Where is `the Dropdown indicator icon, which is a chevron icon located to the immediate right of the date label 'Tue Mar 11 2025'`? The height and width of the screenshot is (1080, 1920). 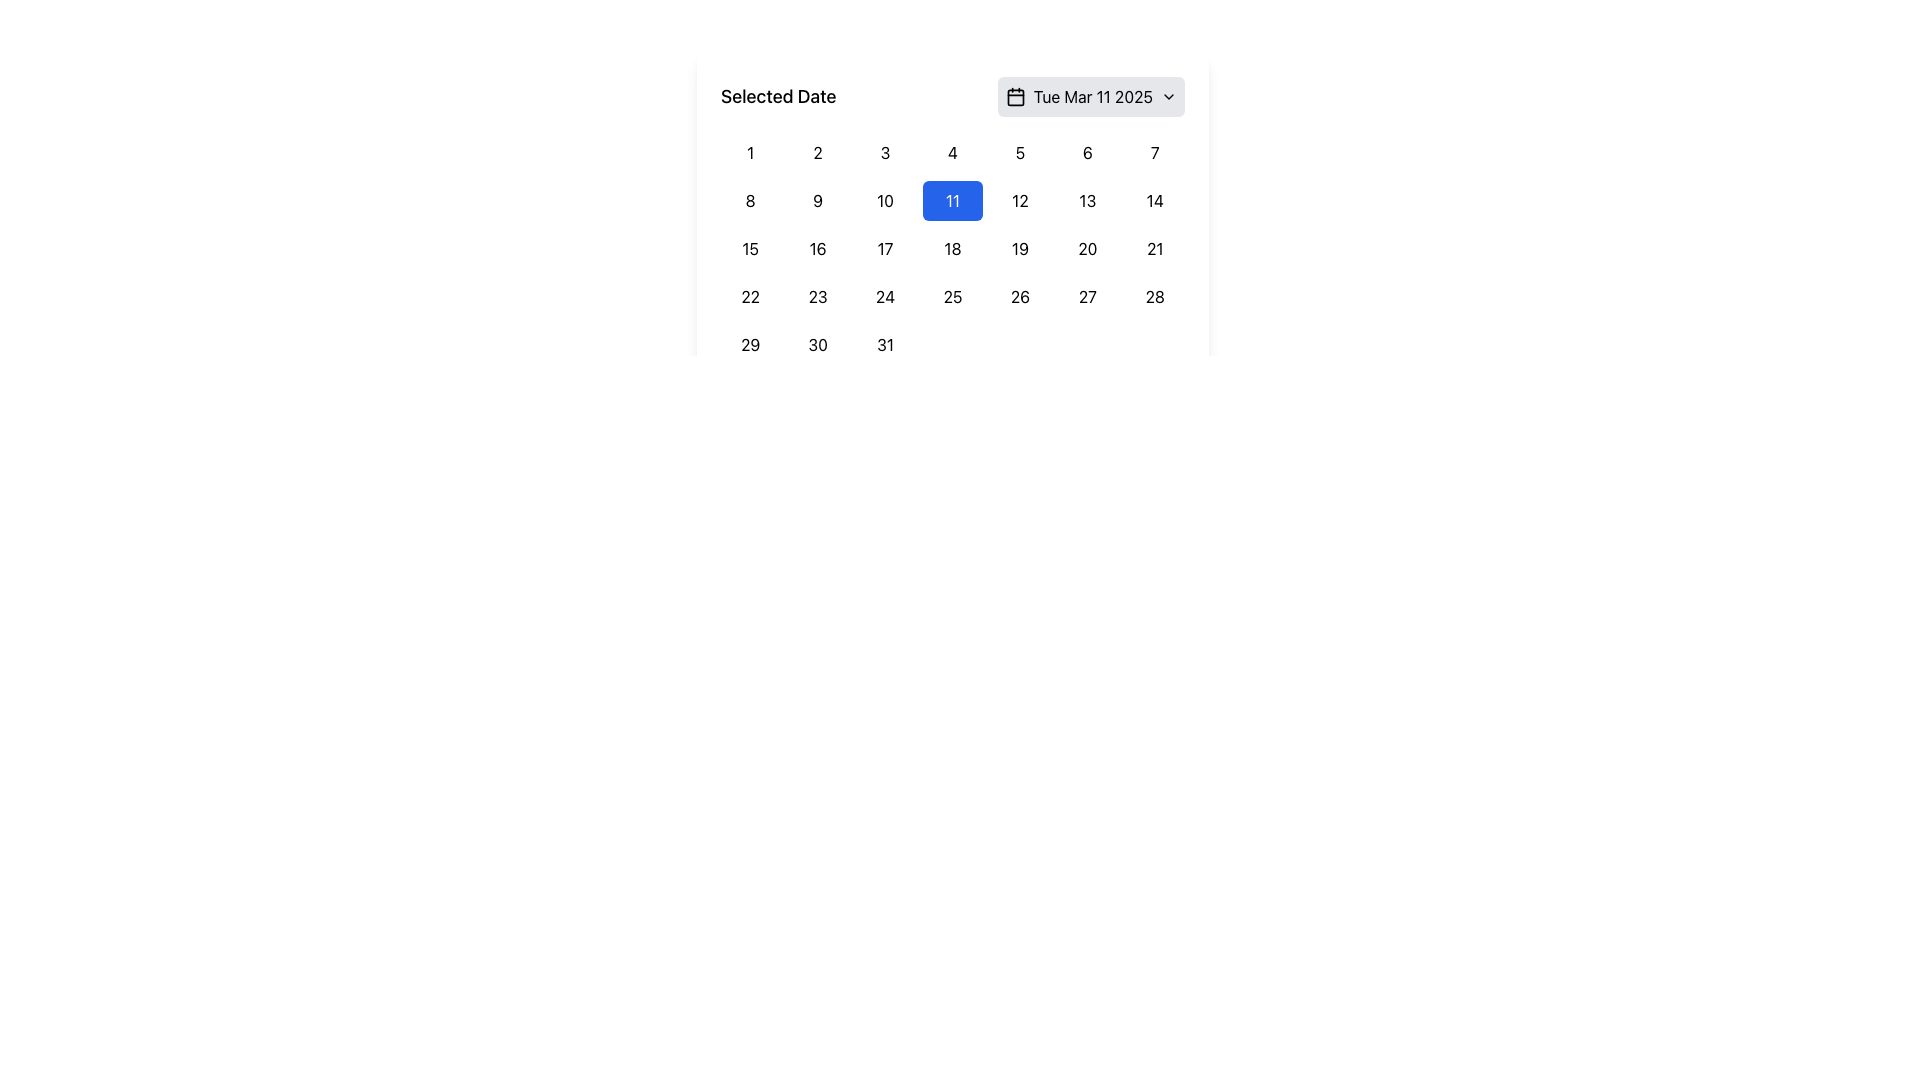
the Dropdown indicator icon, which is a chevron icon located to the immediate right of the date label 'Tue Mar 11 2025' is located at coordinates (1169, 96).